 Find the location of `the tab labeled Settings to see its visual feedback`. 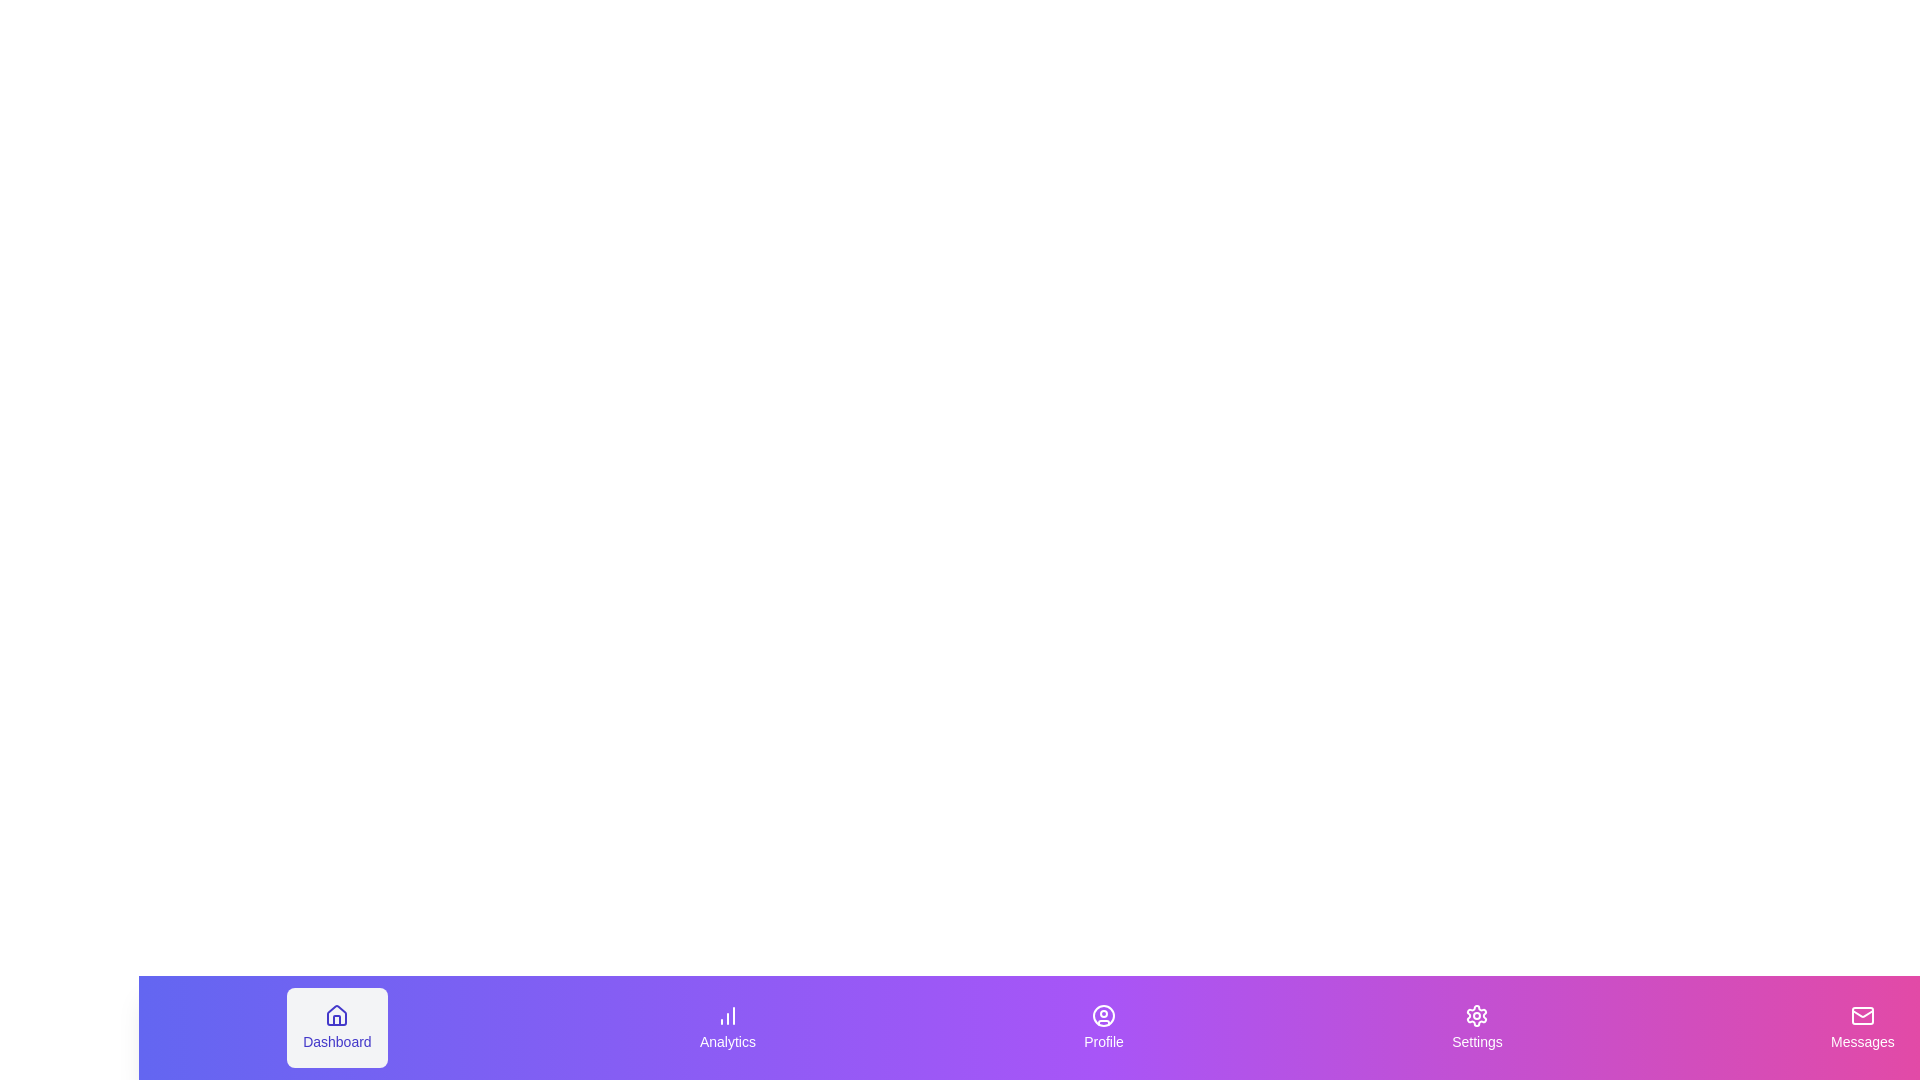

the tab labeled Settings to see its visual feedback is located at coordinates (1477, 1028).